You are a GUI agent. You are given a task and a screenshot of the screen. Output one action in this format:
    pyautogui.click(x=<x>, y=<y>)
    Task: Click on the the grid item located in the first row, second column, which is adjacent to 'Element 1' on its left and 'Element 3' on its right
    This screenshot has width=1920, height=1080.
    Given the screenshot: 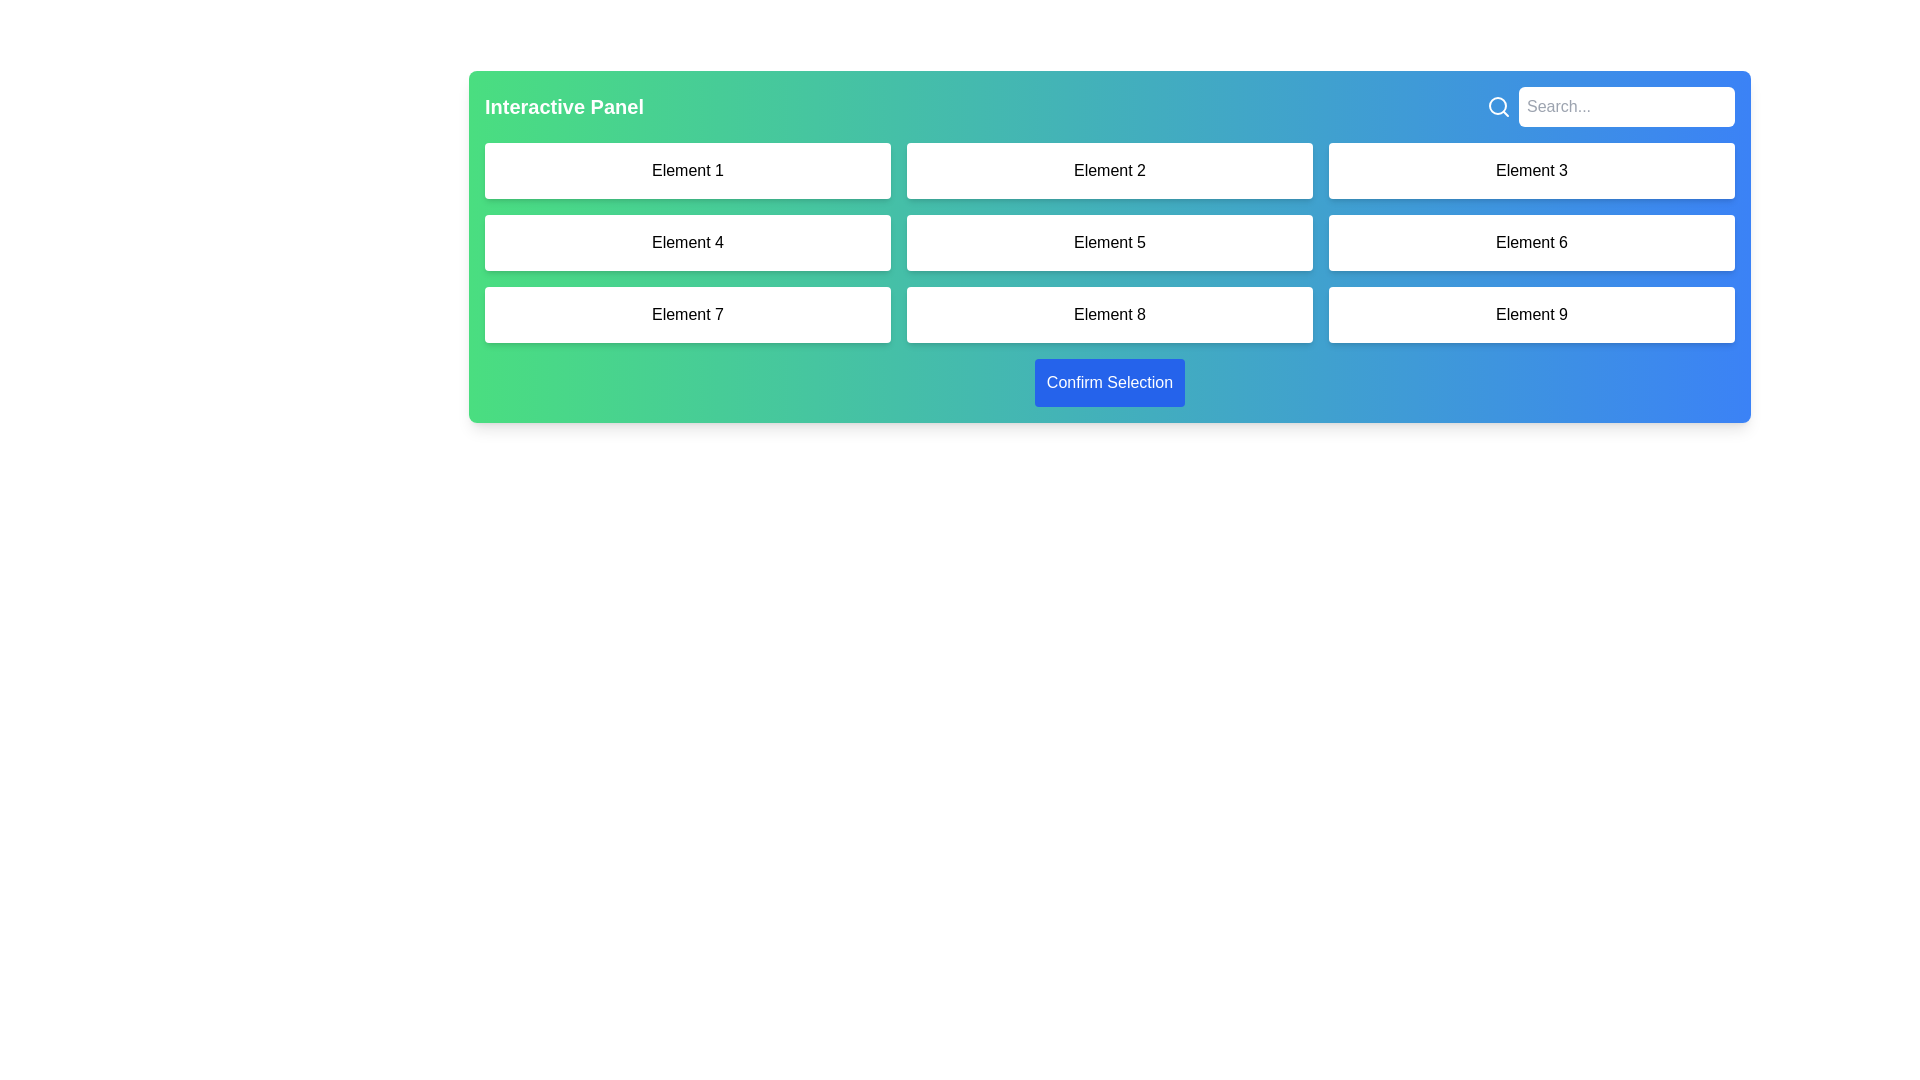 What is the action you would take?
    pyautogui.click(x=1108, y=169)
    